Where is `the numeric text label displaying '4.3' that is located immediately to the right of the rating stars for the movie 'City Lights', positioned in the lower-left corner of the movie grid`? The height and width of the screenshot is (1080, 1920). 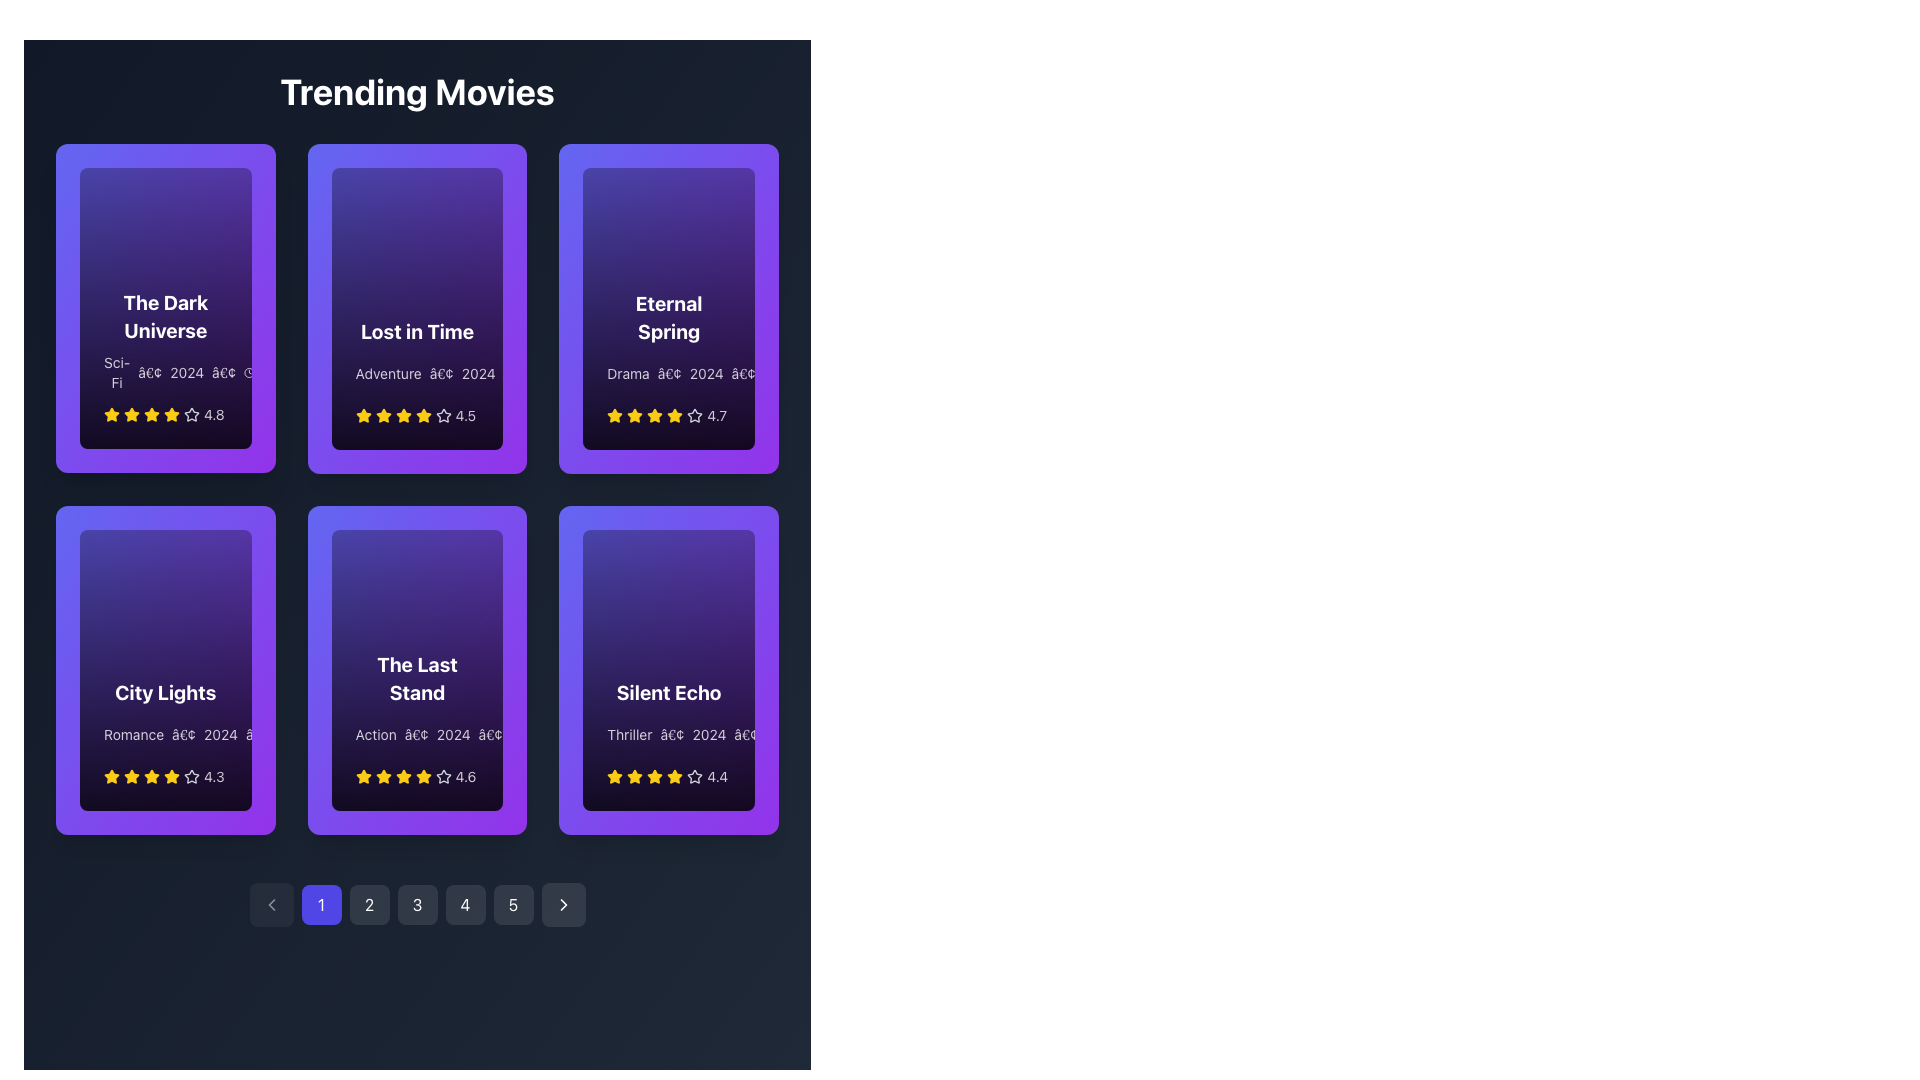 the numeric text label displaying '4.3' that is located immediately to the right of the rating stars for the movie 'City Lights', positioned in the lower-left corner of the movie grid is located at coordinates (214, 775).